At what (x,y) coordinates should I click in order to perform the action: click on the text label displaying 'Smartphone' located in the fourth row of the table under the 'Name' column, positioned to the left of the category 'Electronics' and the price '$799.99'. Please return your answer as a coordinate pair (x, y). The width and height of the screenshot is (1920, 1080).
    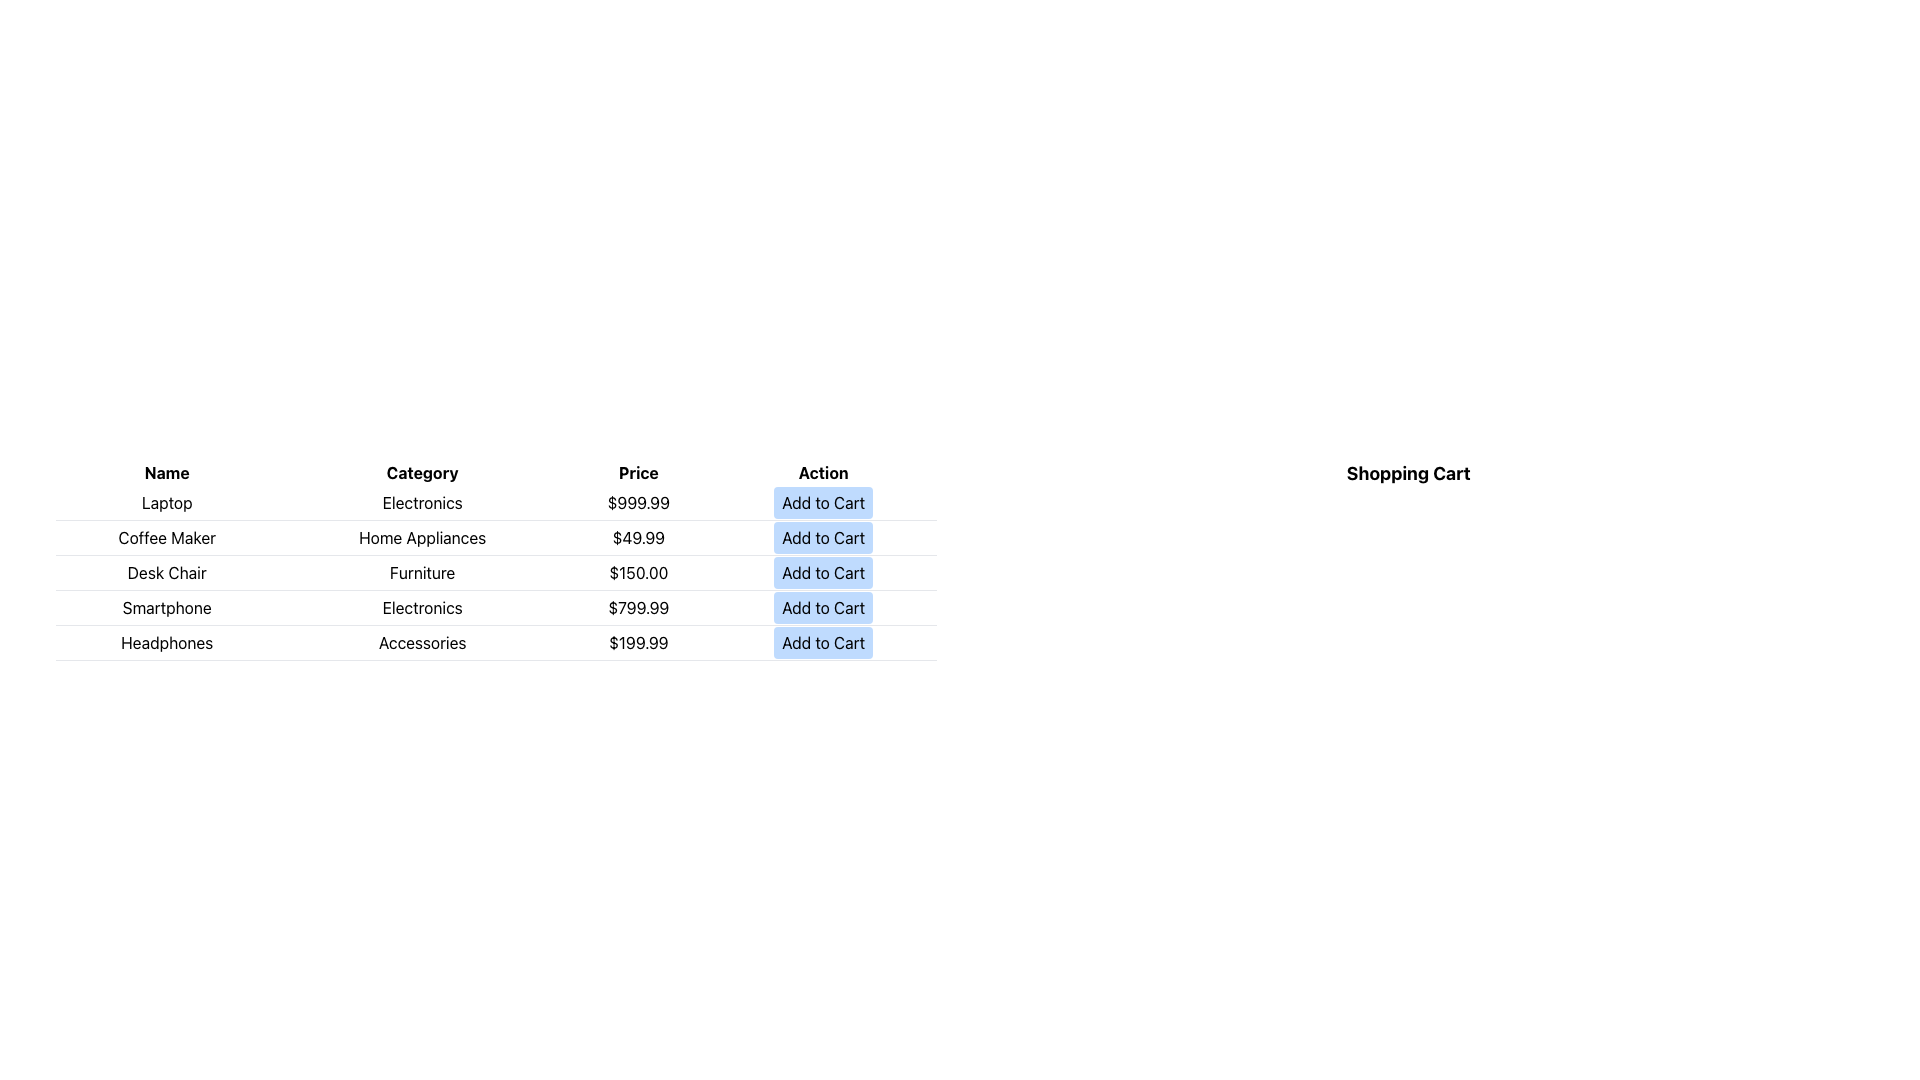
    Looking at the image, I should click on (167, 607).